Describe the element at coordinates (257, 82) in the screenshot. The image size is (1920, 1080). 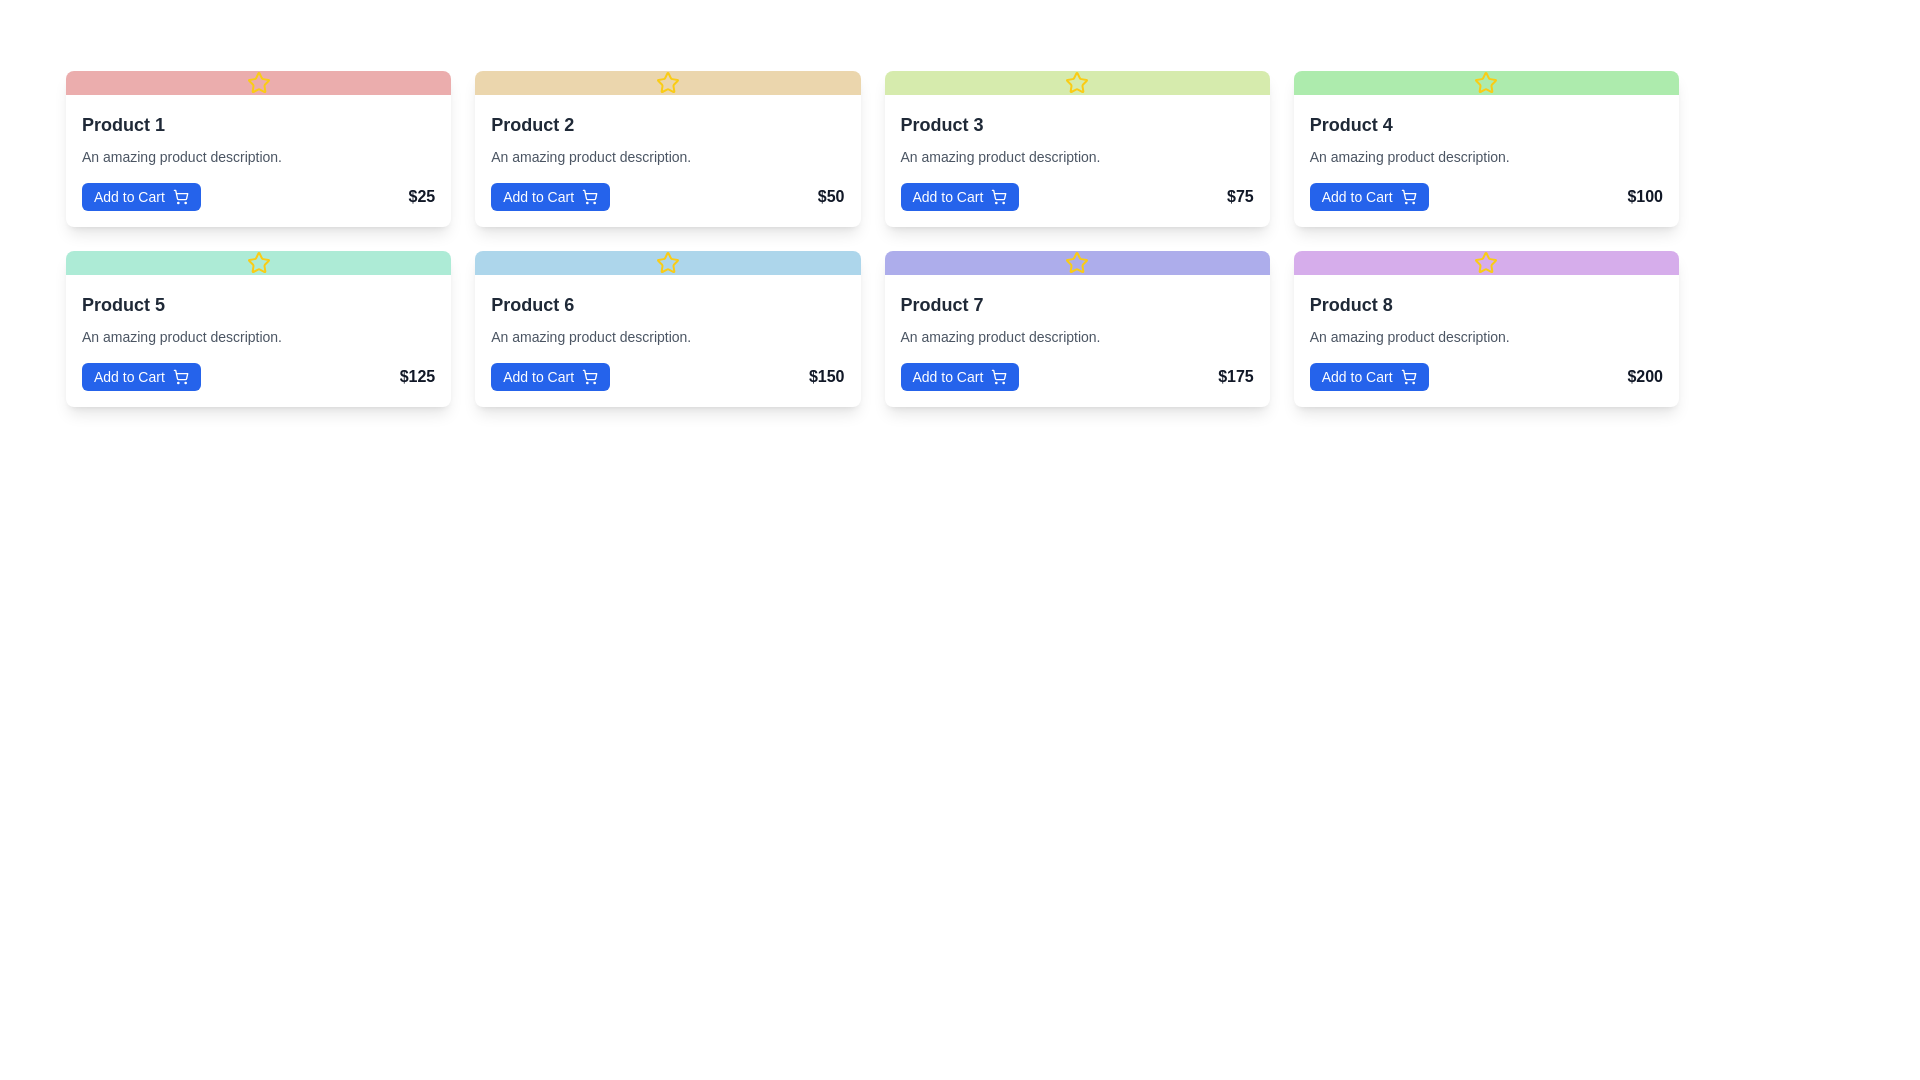
I see `the yellow star icon with a hollow center, which is centrally positioned in the upper region of the card titled 'Product 1'` at that location.